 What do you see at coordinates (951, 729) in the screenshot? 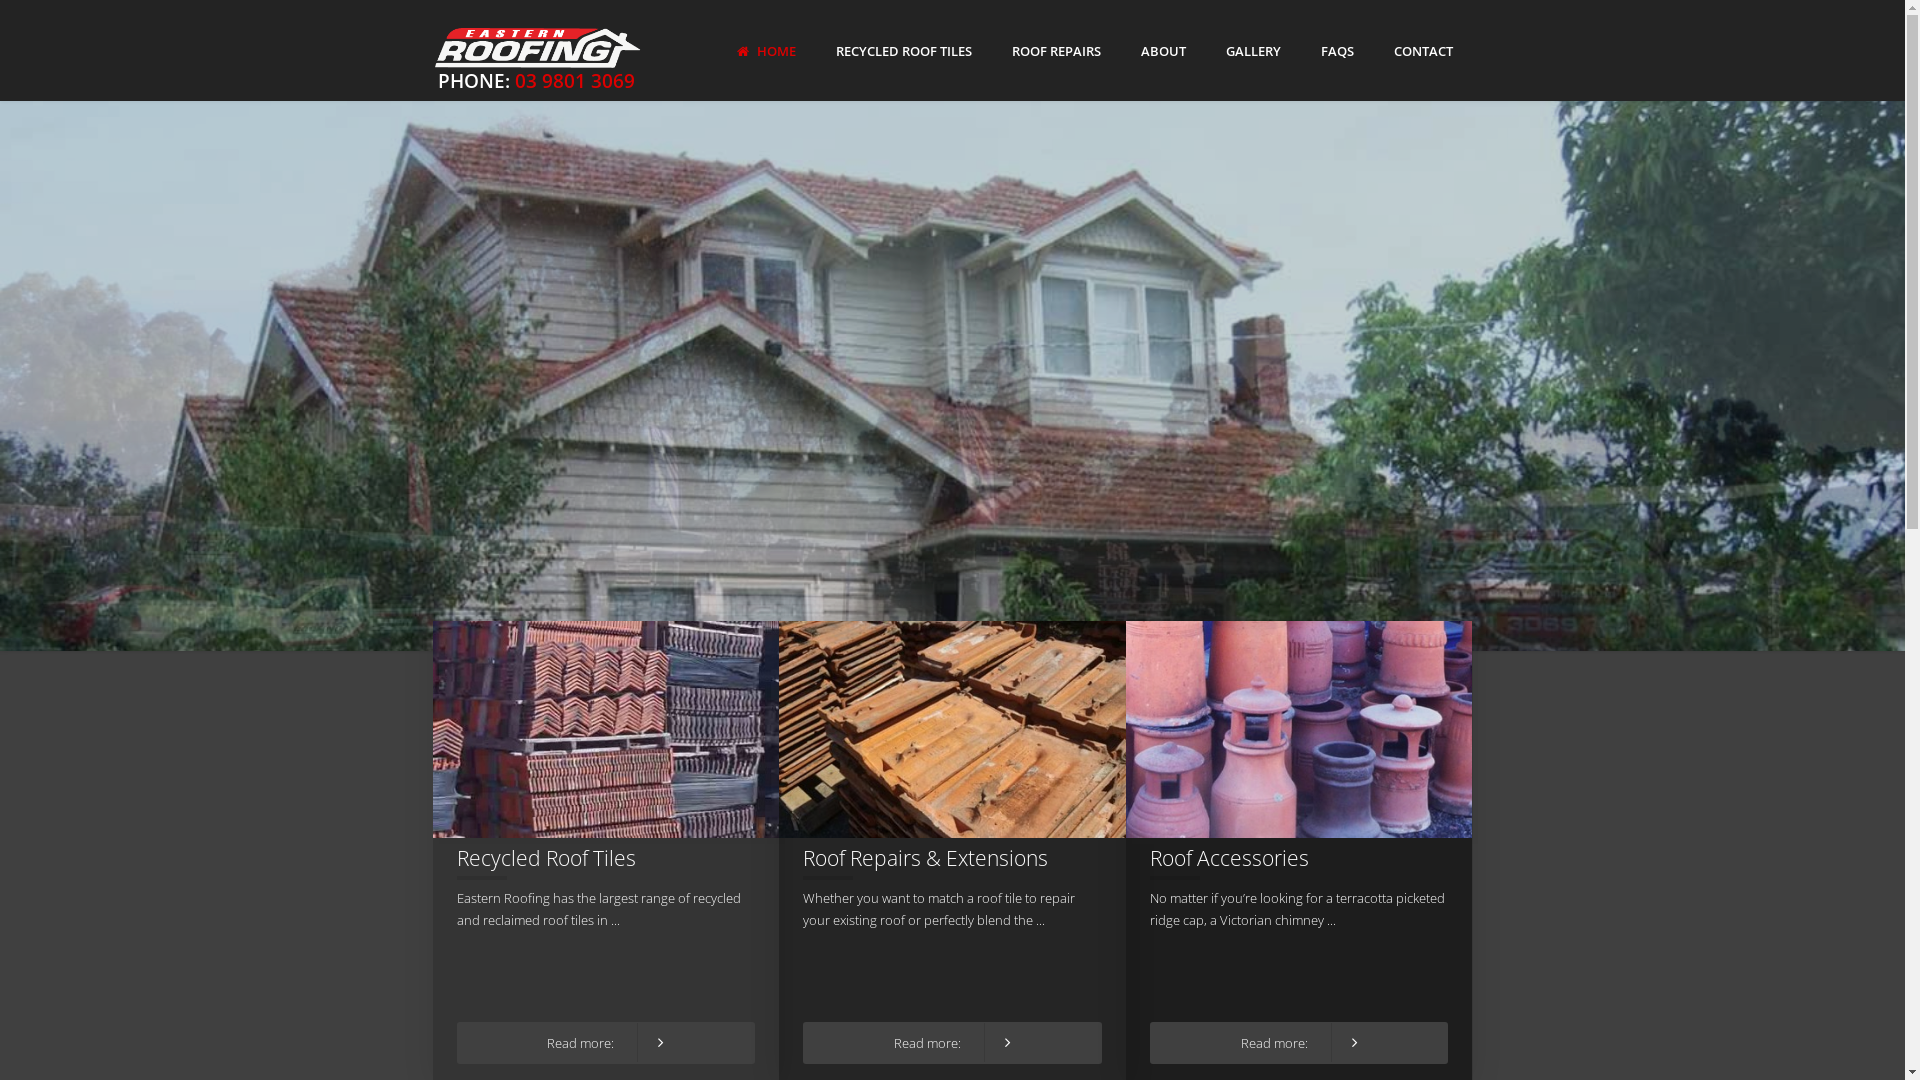
I see `'Roof Repairs & Extensions'` at bounding box center [951, 729].